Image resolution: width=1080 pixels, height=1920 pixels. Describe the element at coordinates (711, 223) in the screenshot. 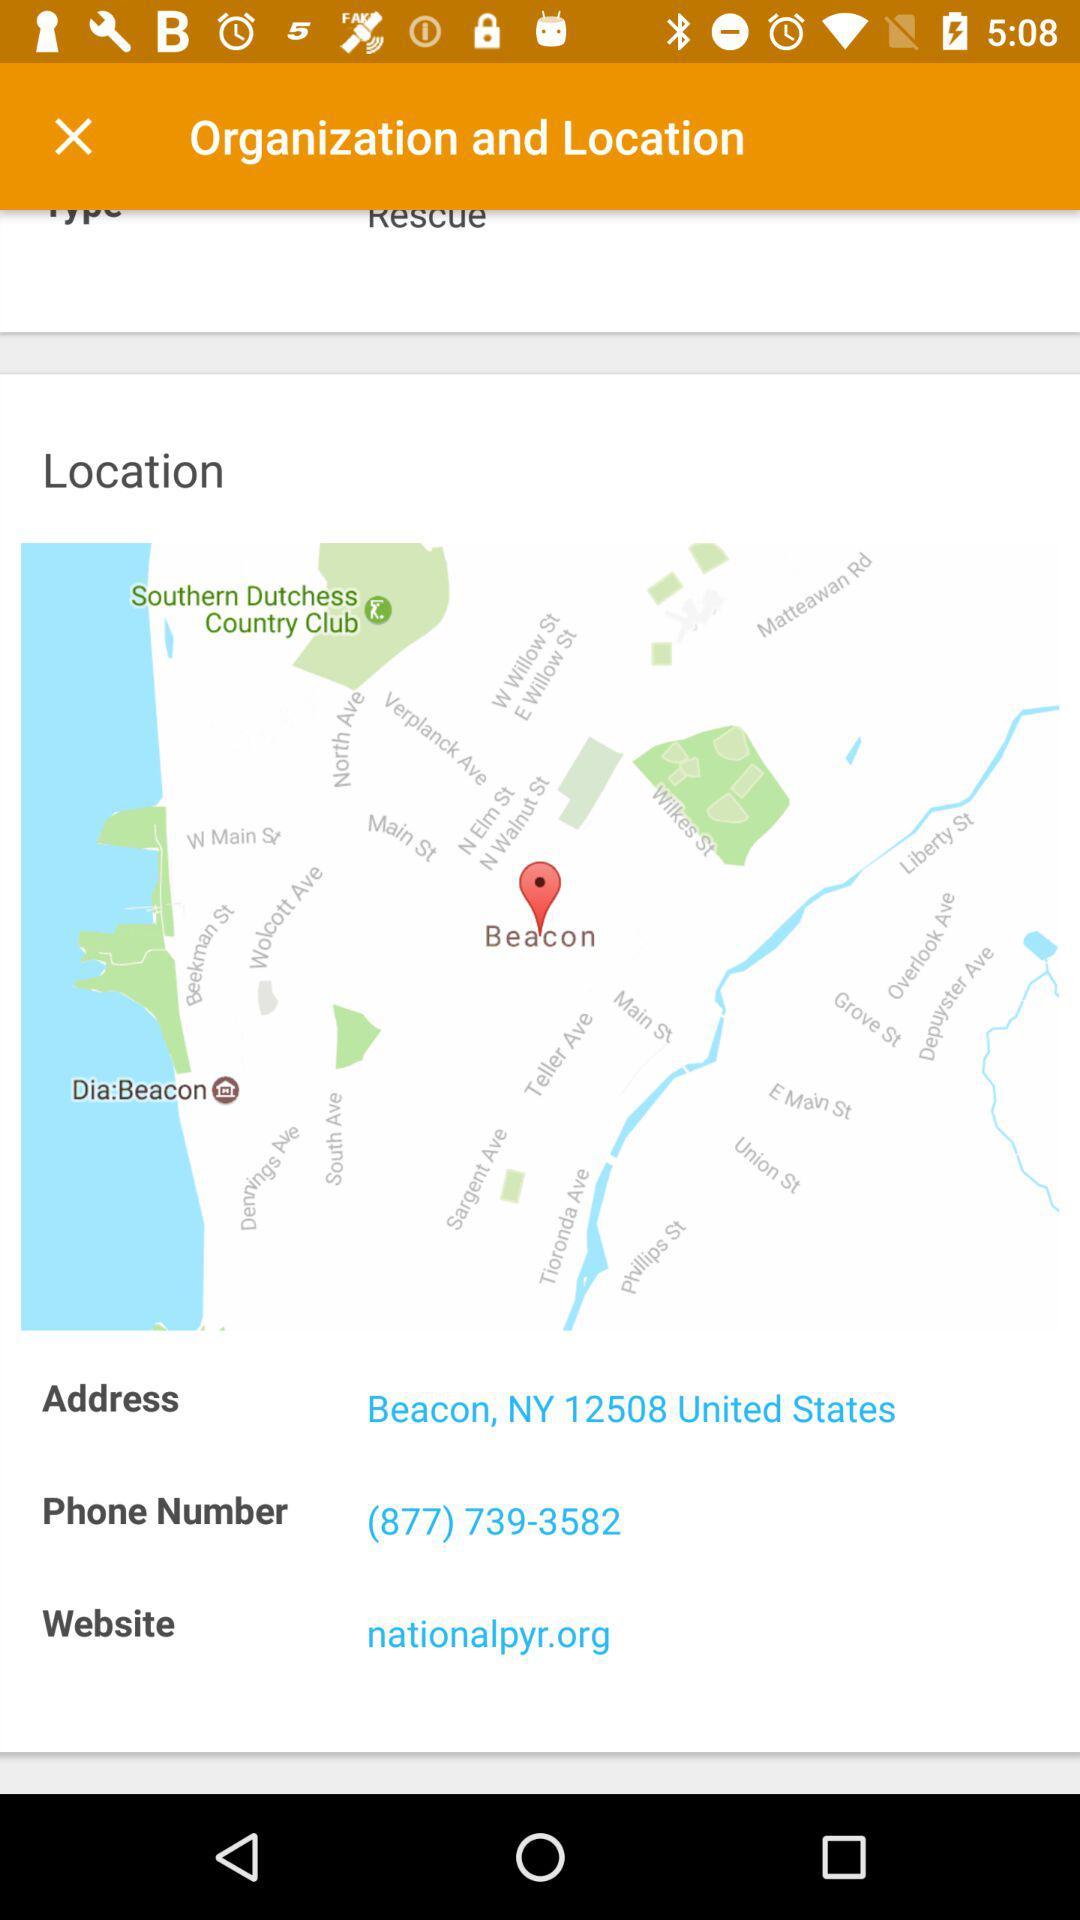

I see `the item next to type icon` at that location.